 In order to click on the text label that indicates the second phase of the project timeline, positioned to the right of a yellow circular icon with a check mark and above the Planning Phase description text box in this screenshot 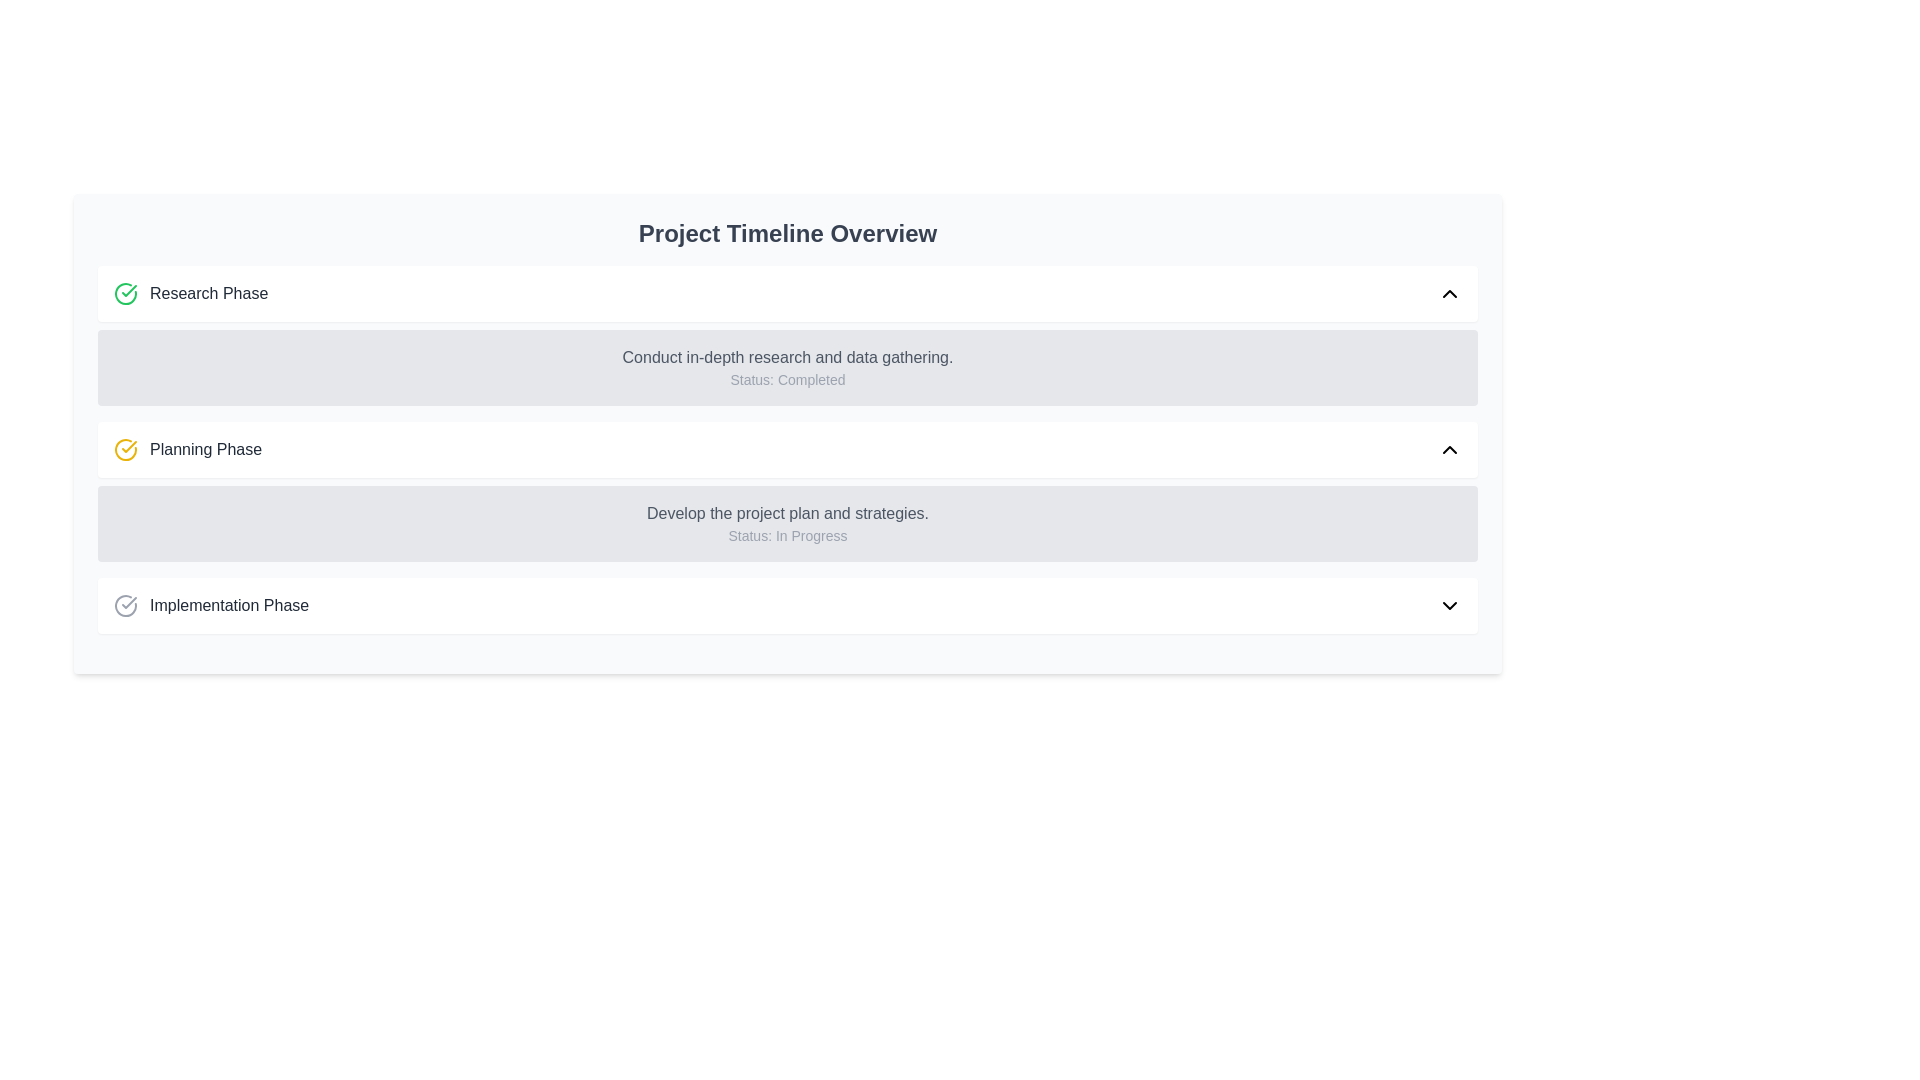, I will do `click(206, 450)`.